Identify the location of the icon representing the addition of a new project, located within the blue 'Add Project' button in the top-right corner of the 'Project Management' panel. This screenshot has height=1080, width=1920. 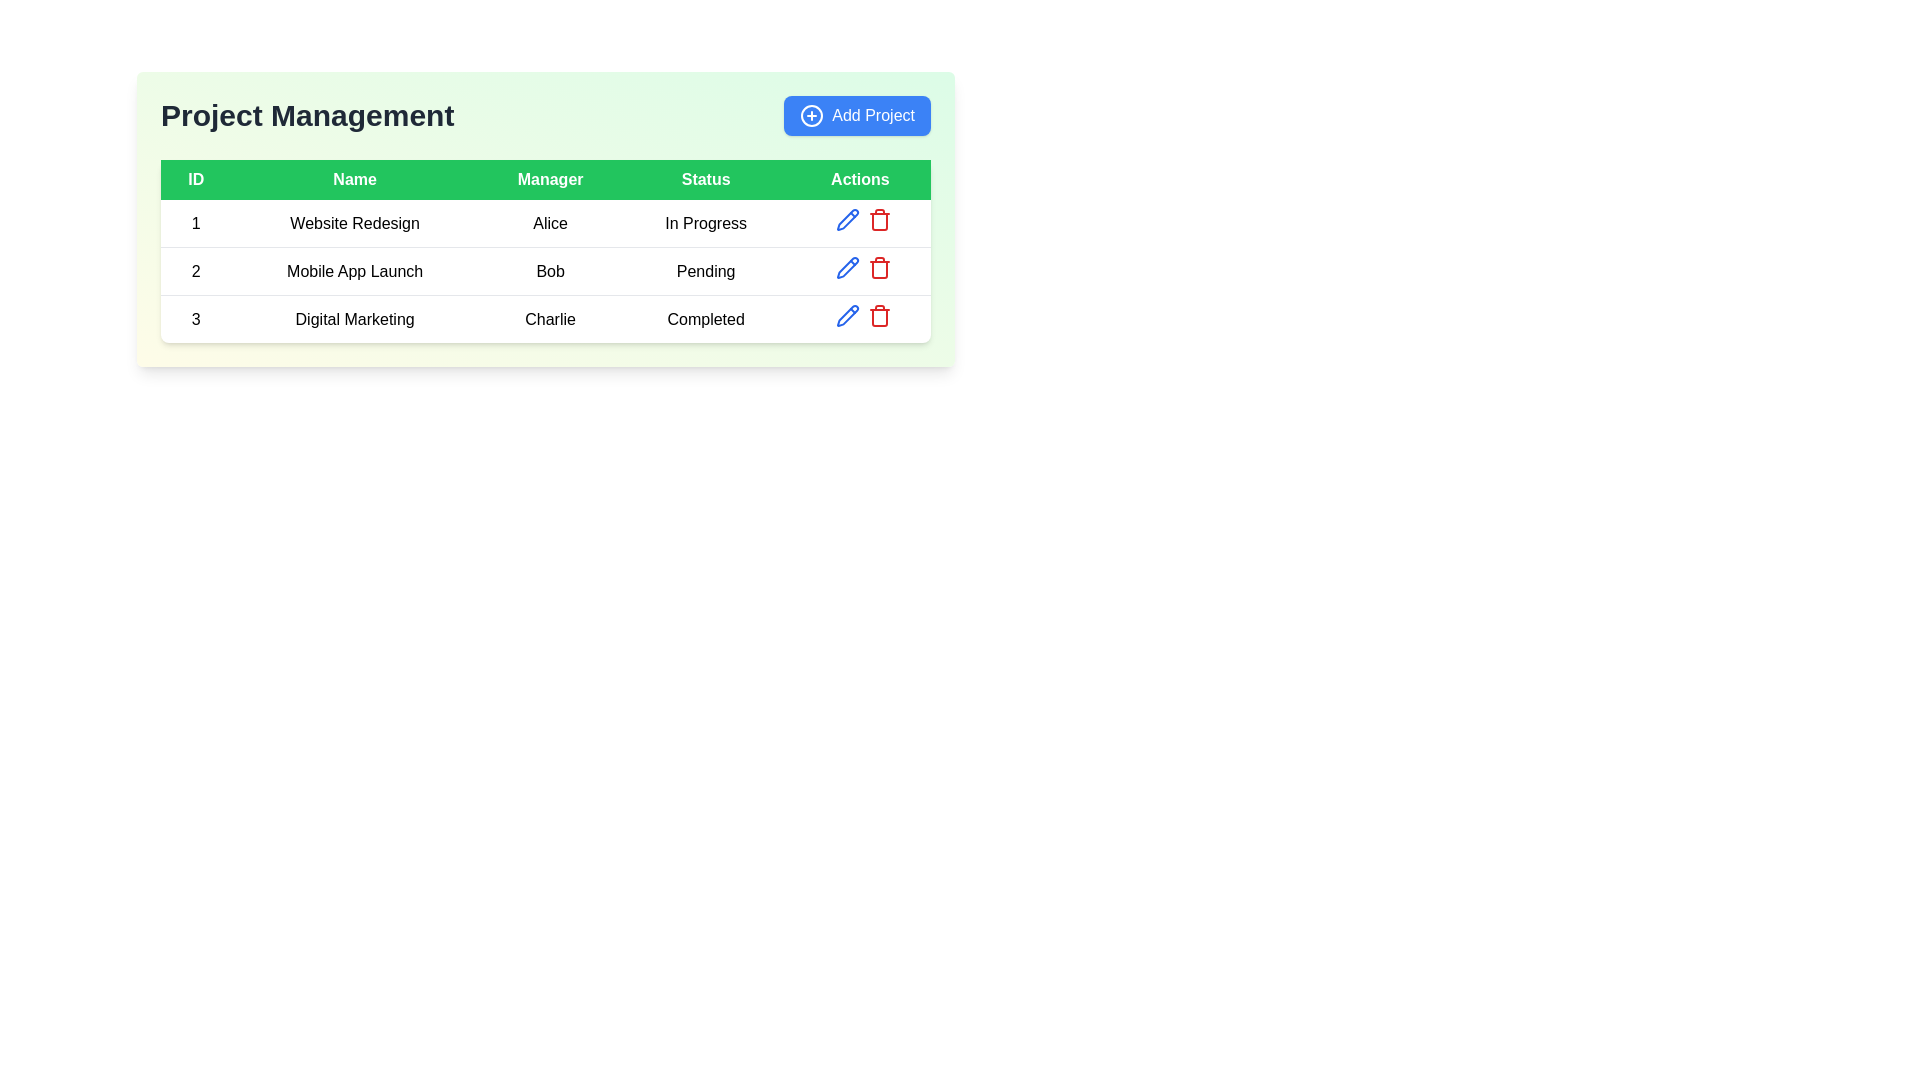
(812, 115).